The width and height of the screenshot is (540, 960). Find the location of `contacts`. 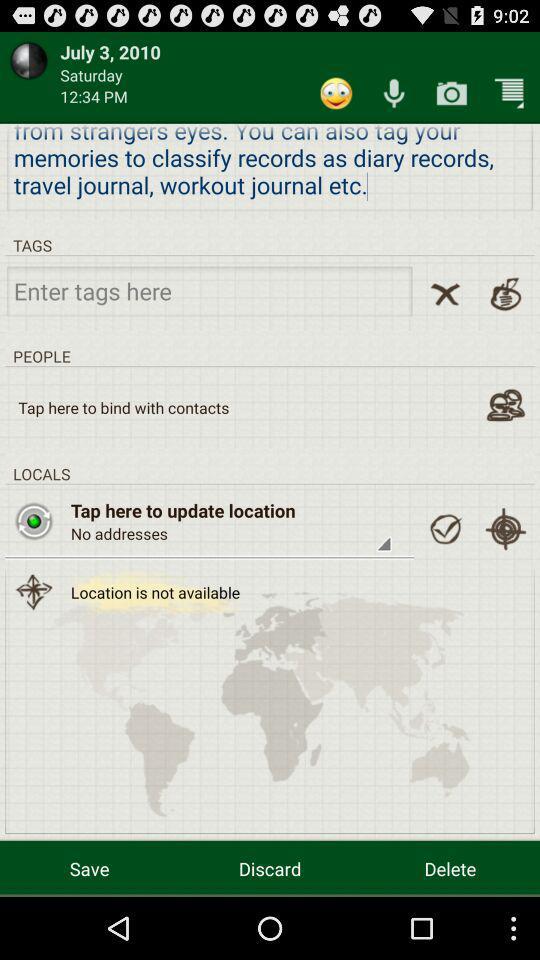

contacts is located at coordinates (504, 404).